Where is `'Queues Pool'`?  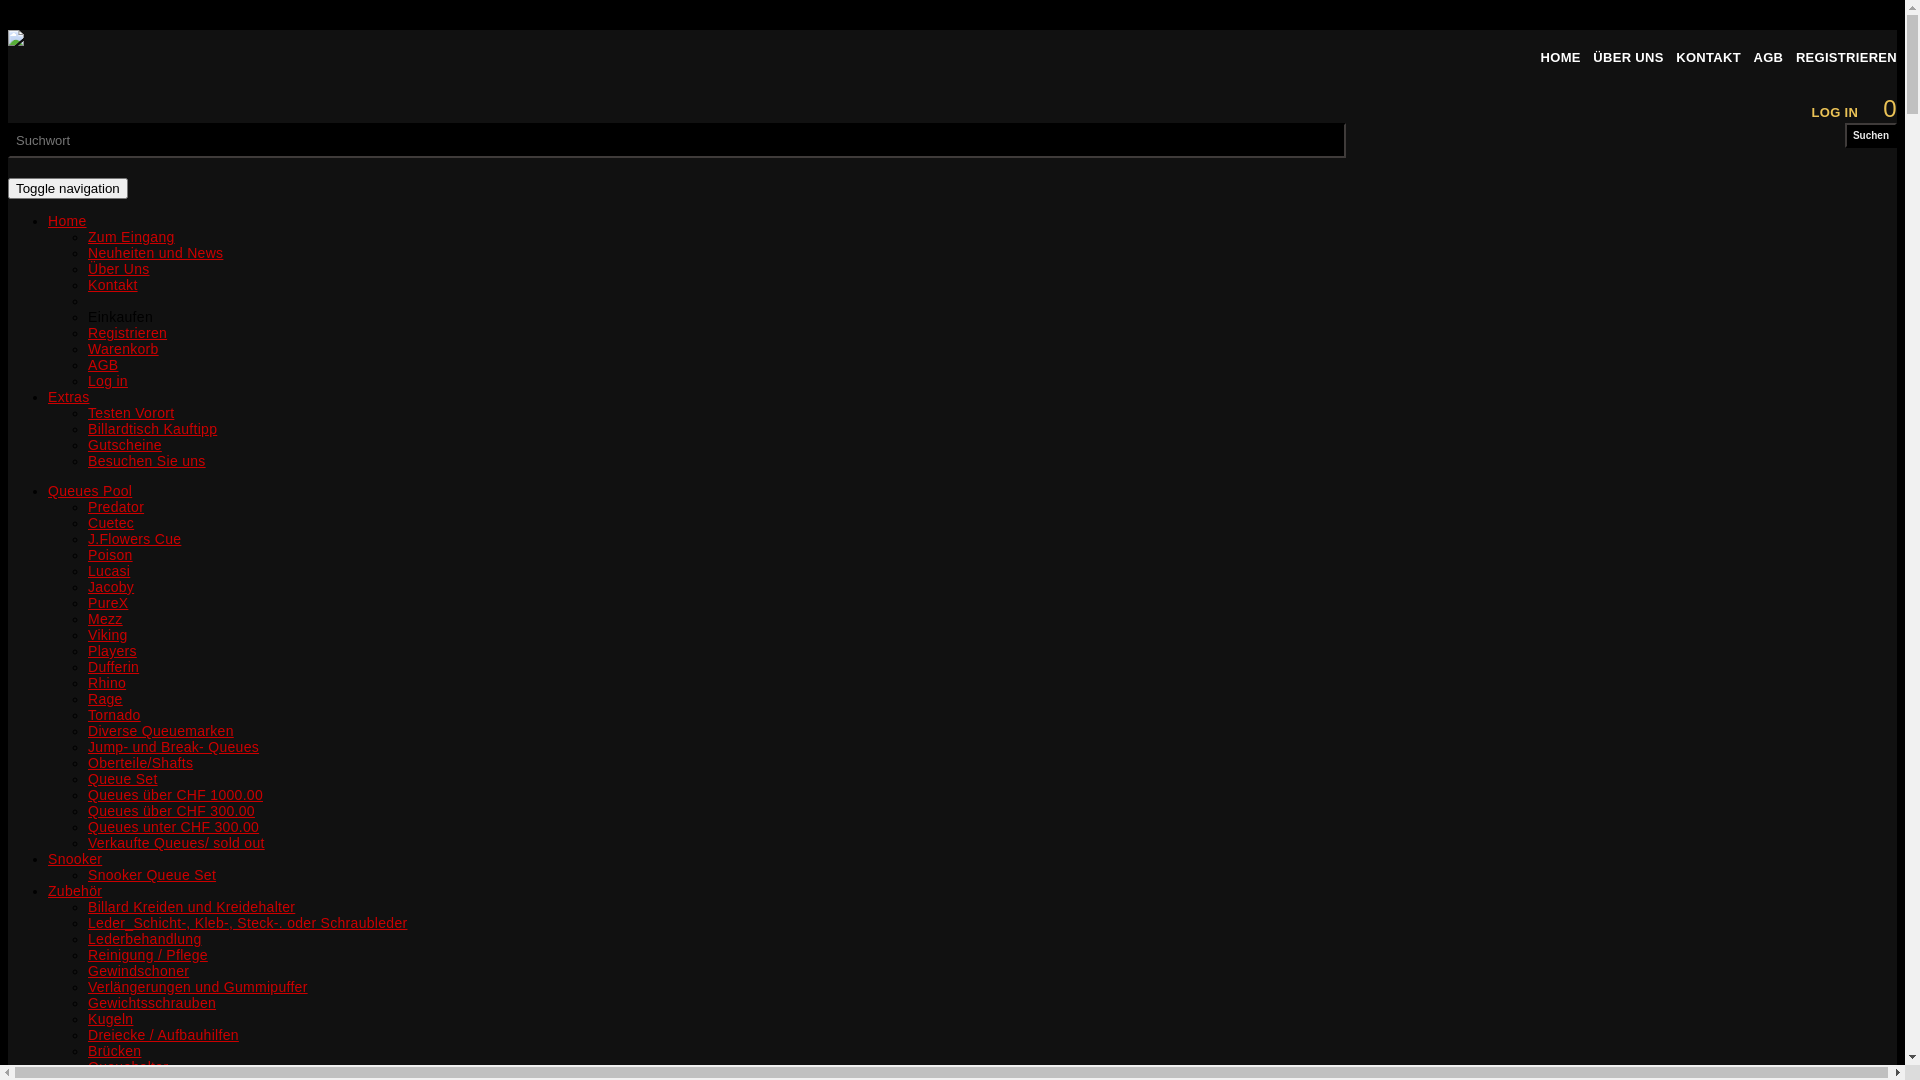
'Queues Pool' is located at coordinates (89, 490).